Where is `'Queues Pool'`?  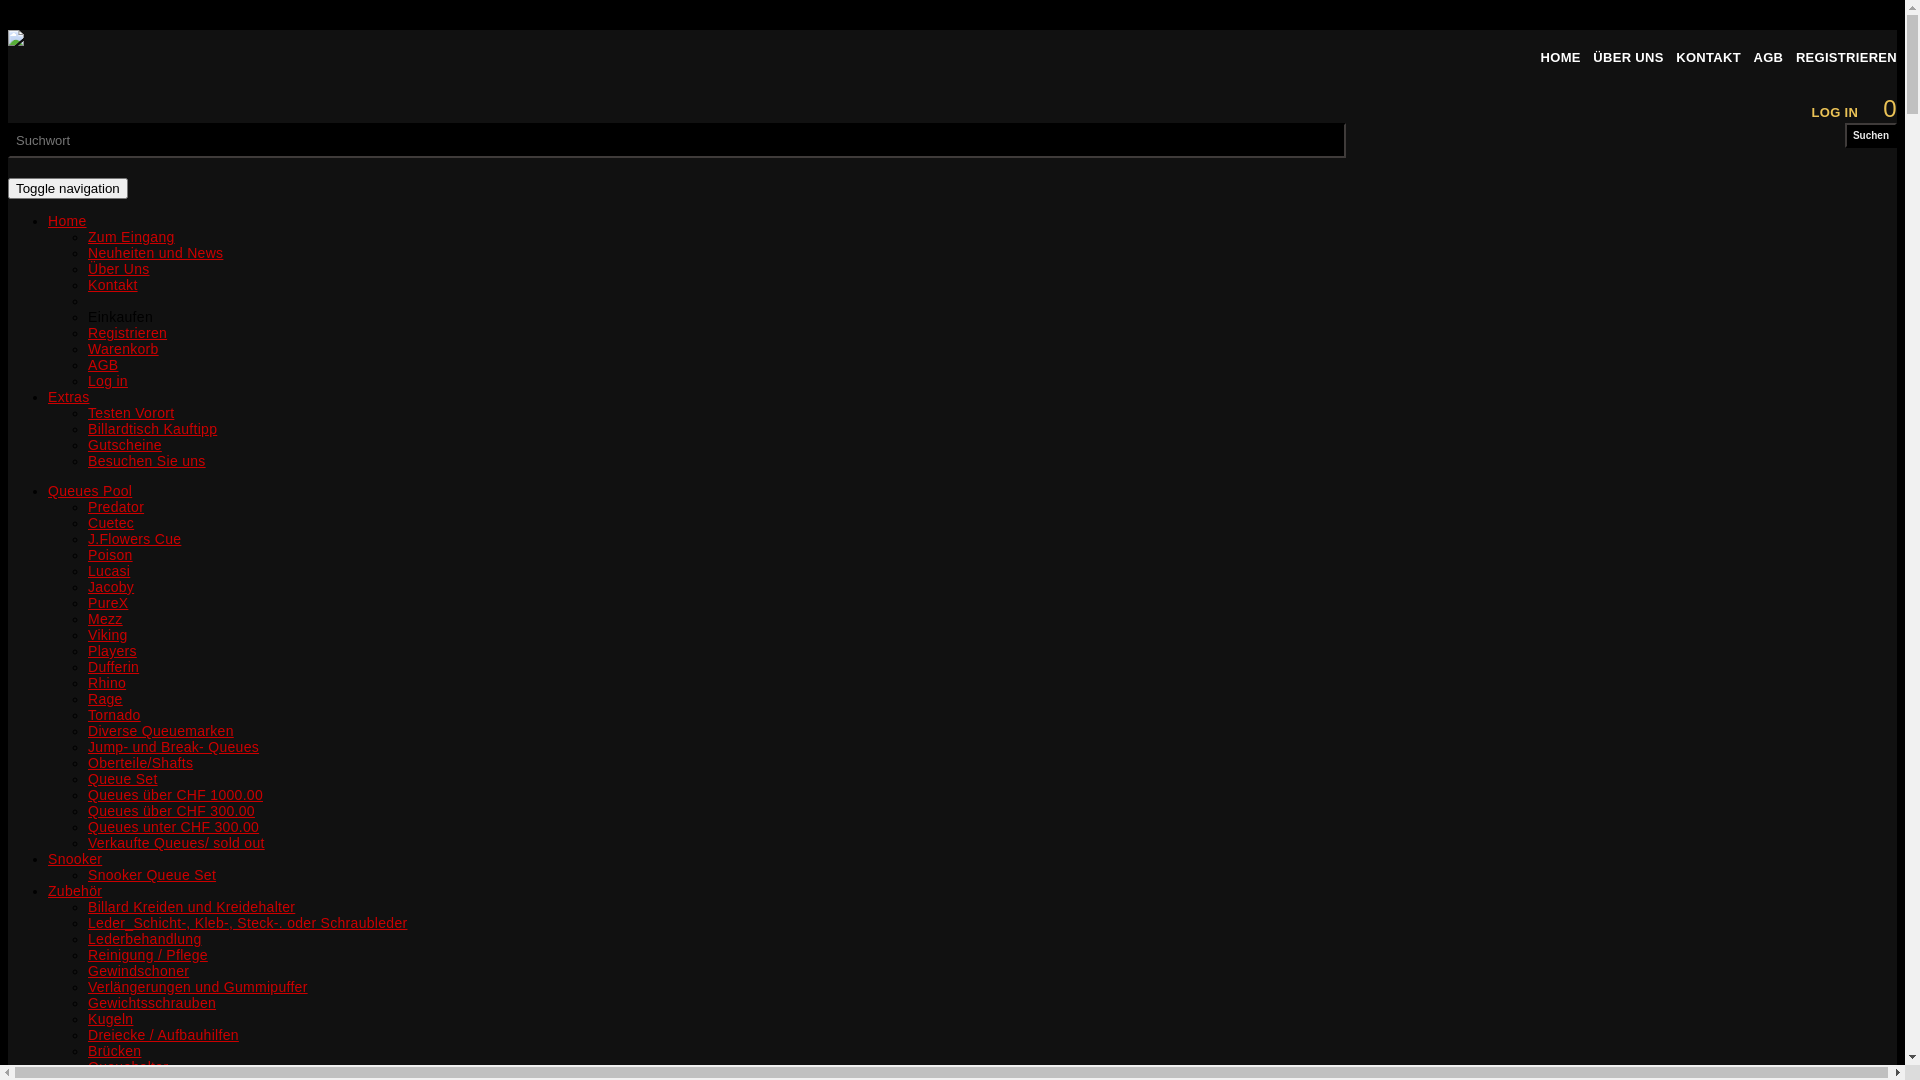
'Queues Pool' is located at coordinates (89, 490).